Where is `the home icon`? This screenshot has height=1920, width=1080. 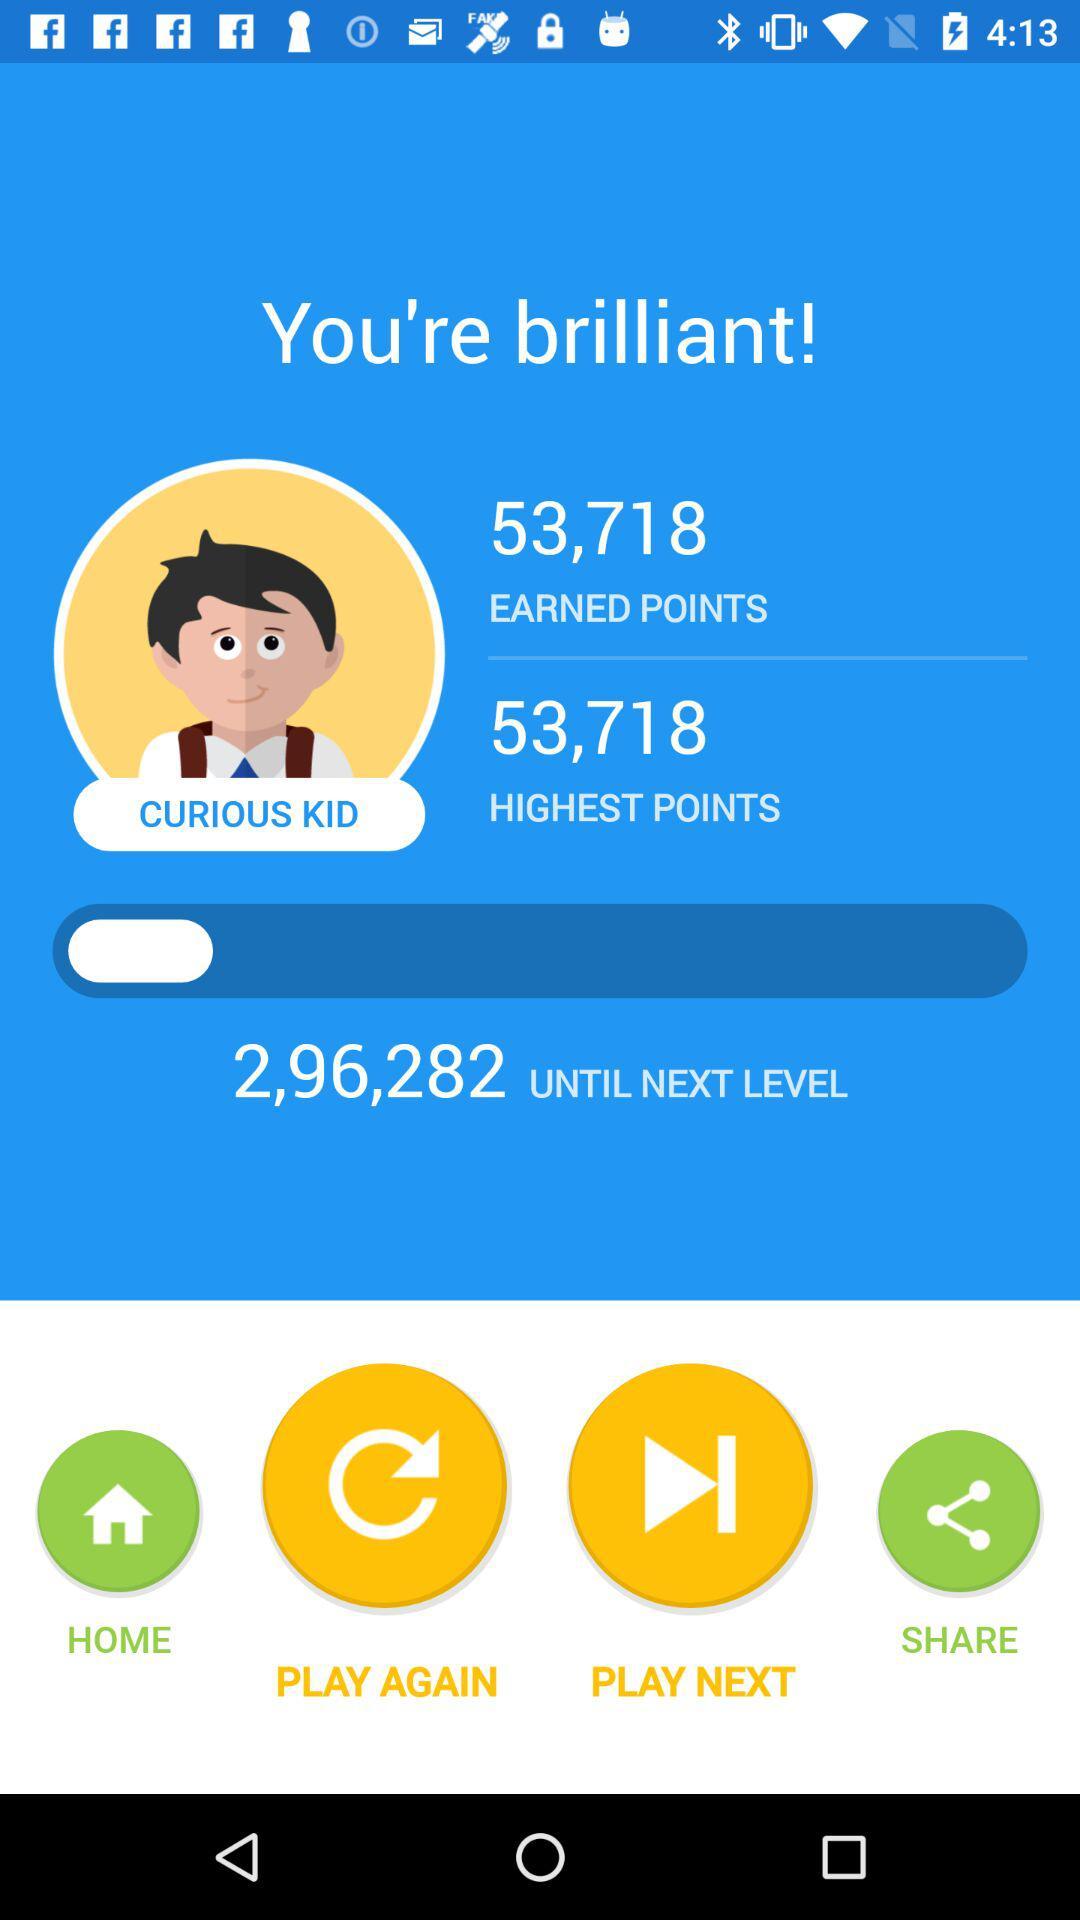
the home icon is located at coordinates (119, 1514).